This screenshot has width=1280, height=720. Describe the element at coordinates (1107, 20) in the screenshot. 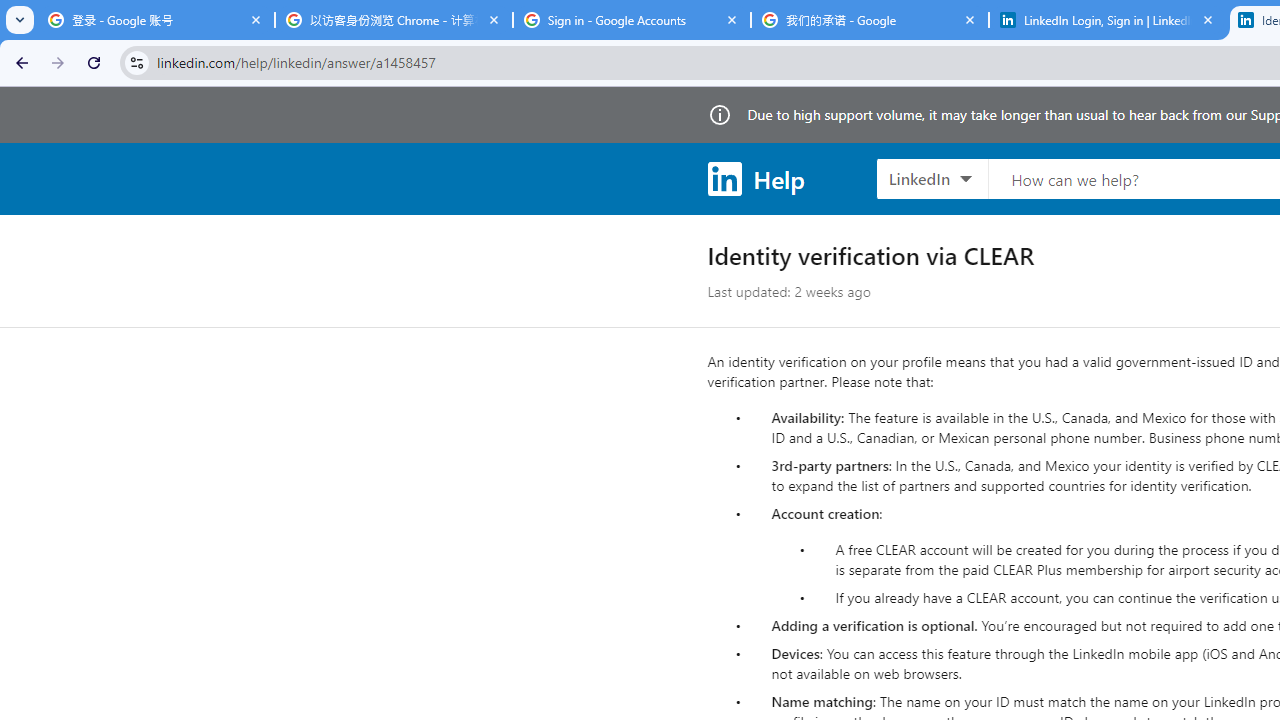

I see `'LinkedIn Login, Sign in | LinkedIn'` at that location.